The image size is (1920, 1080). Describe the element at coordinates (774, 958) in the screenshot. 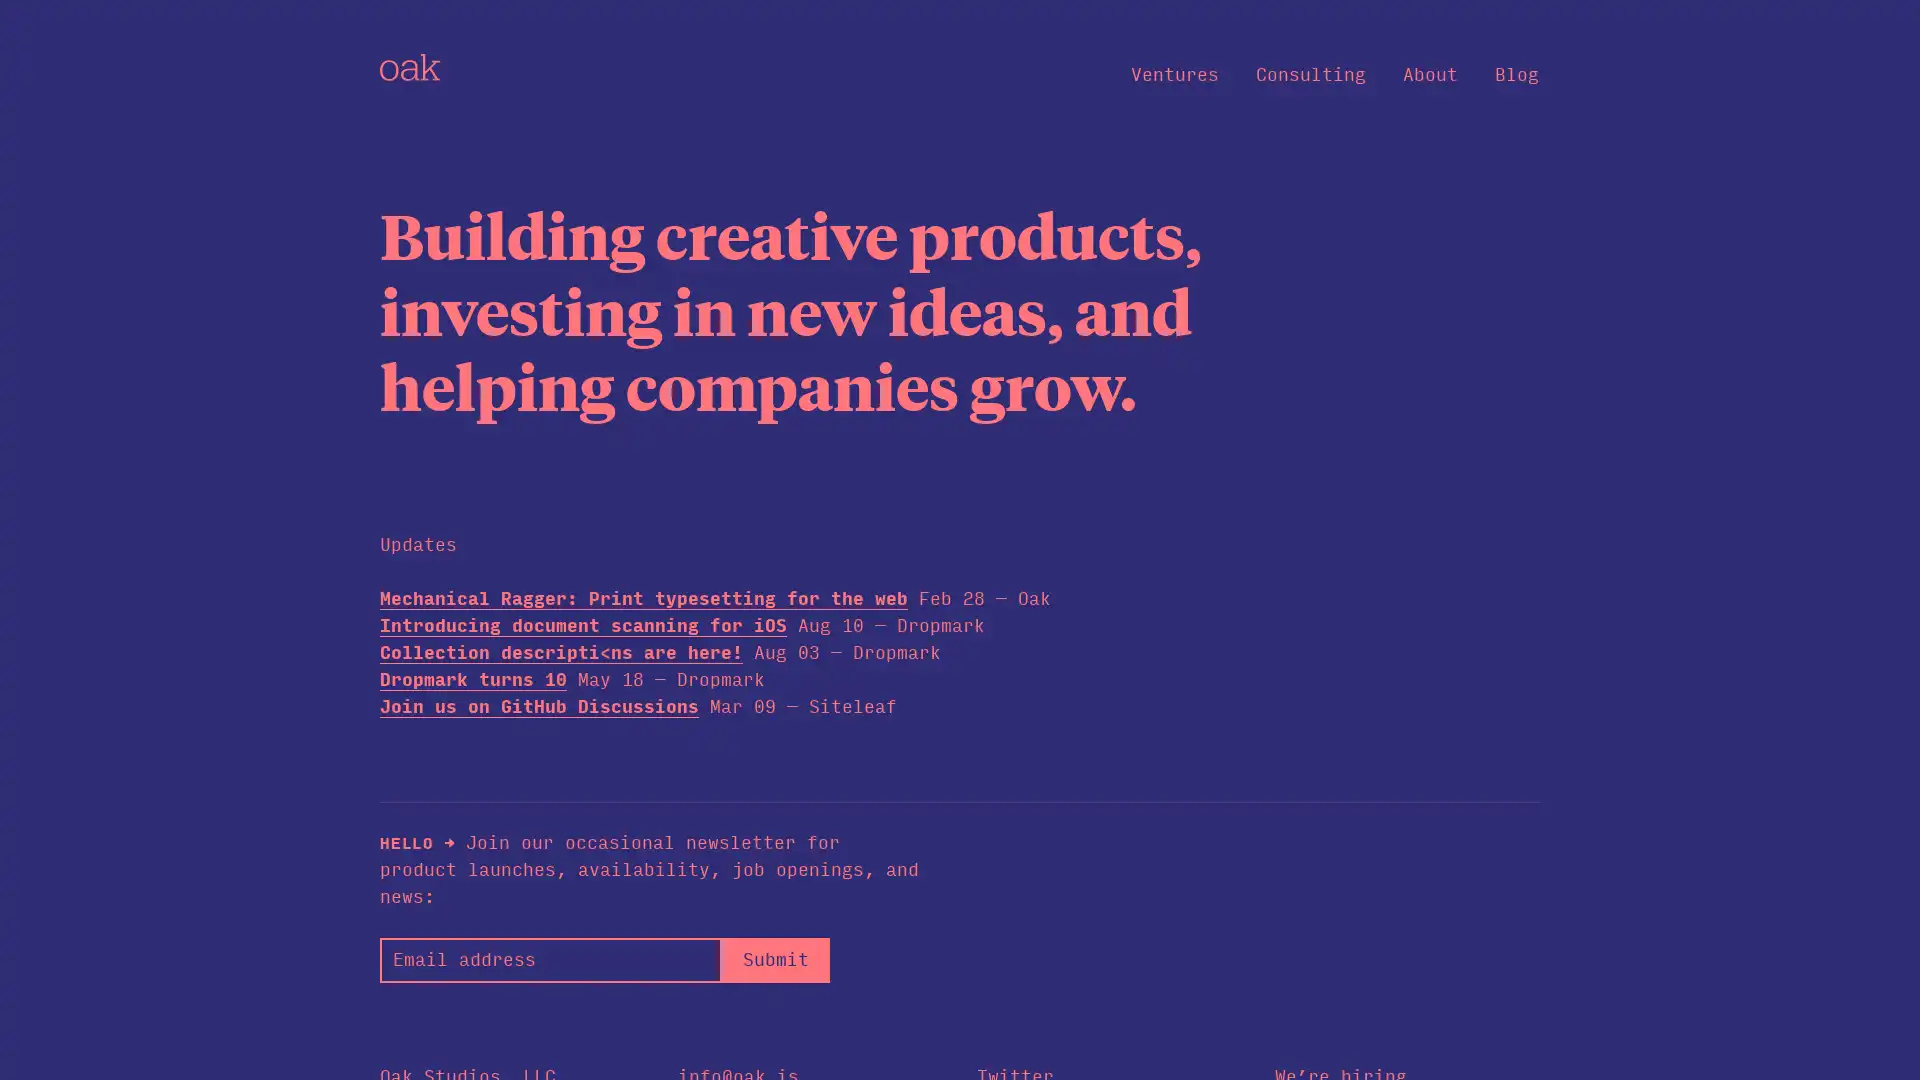

I see `Submit` at that location.